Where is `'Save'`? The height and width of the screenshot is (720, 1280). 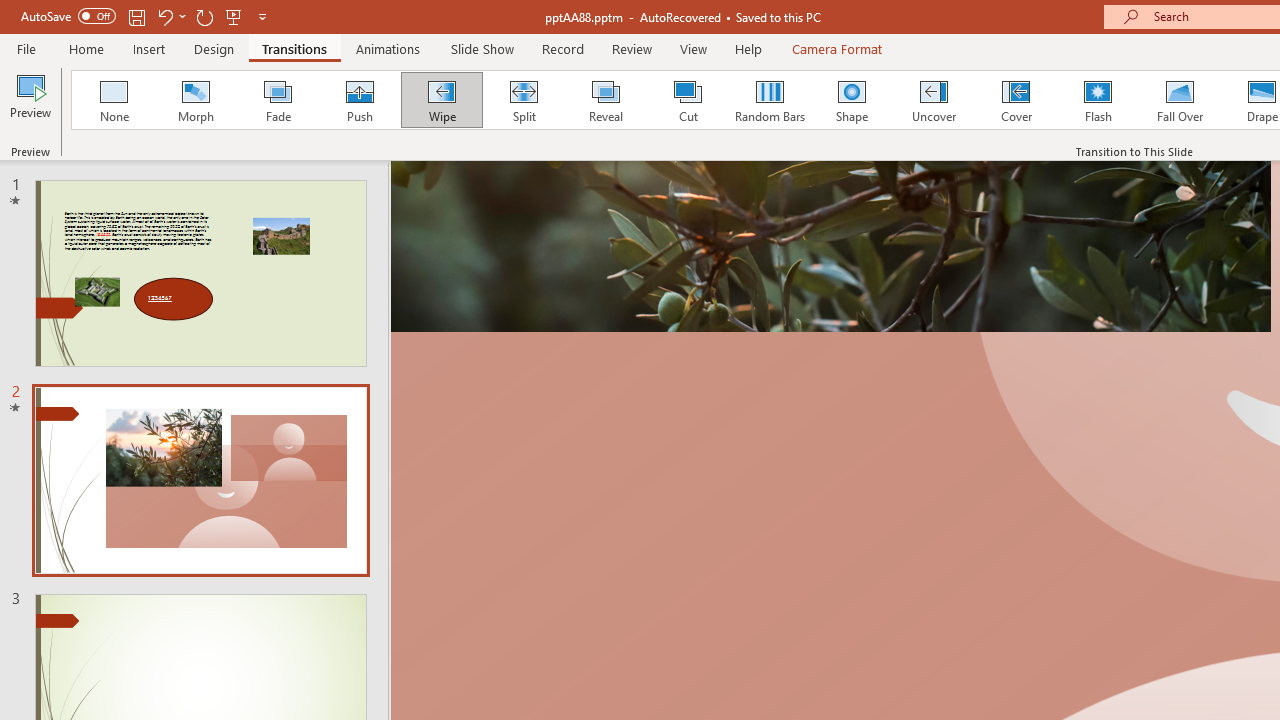 'Save' is located at coordinates (135, 16).